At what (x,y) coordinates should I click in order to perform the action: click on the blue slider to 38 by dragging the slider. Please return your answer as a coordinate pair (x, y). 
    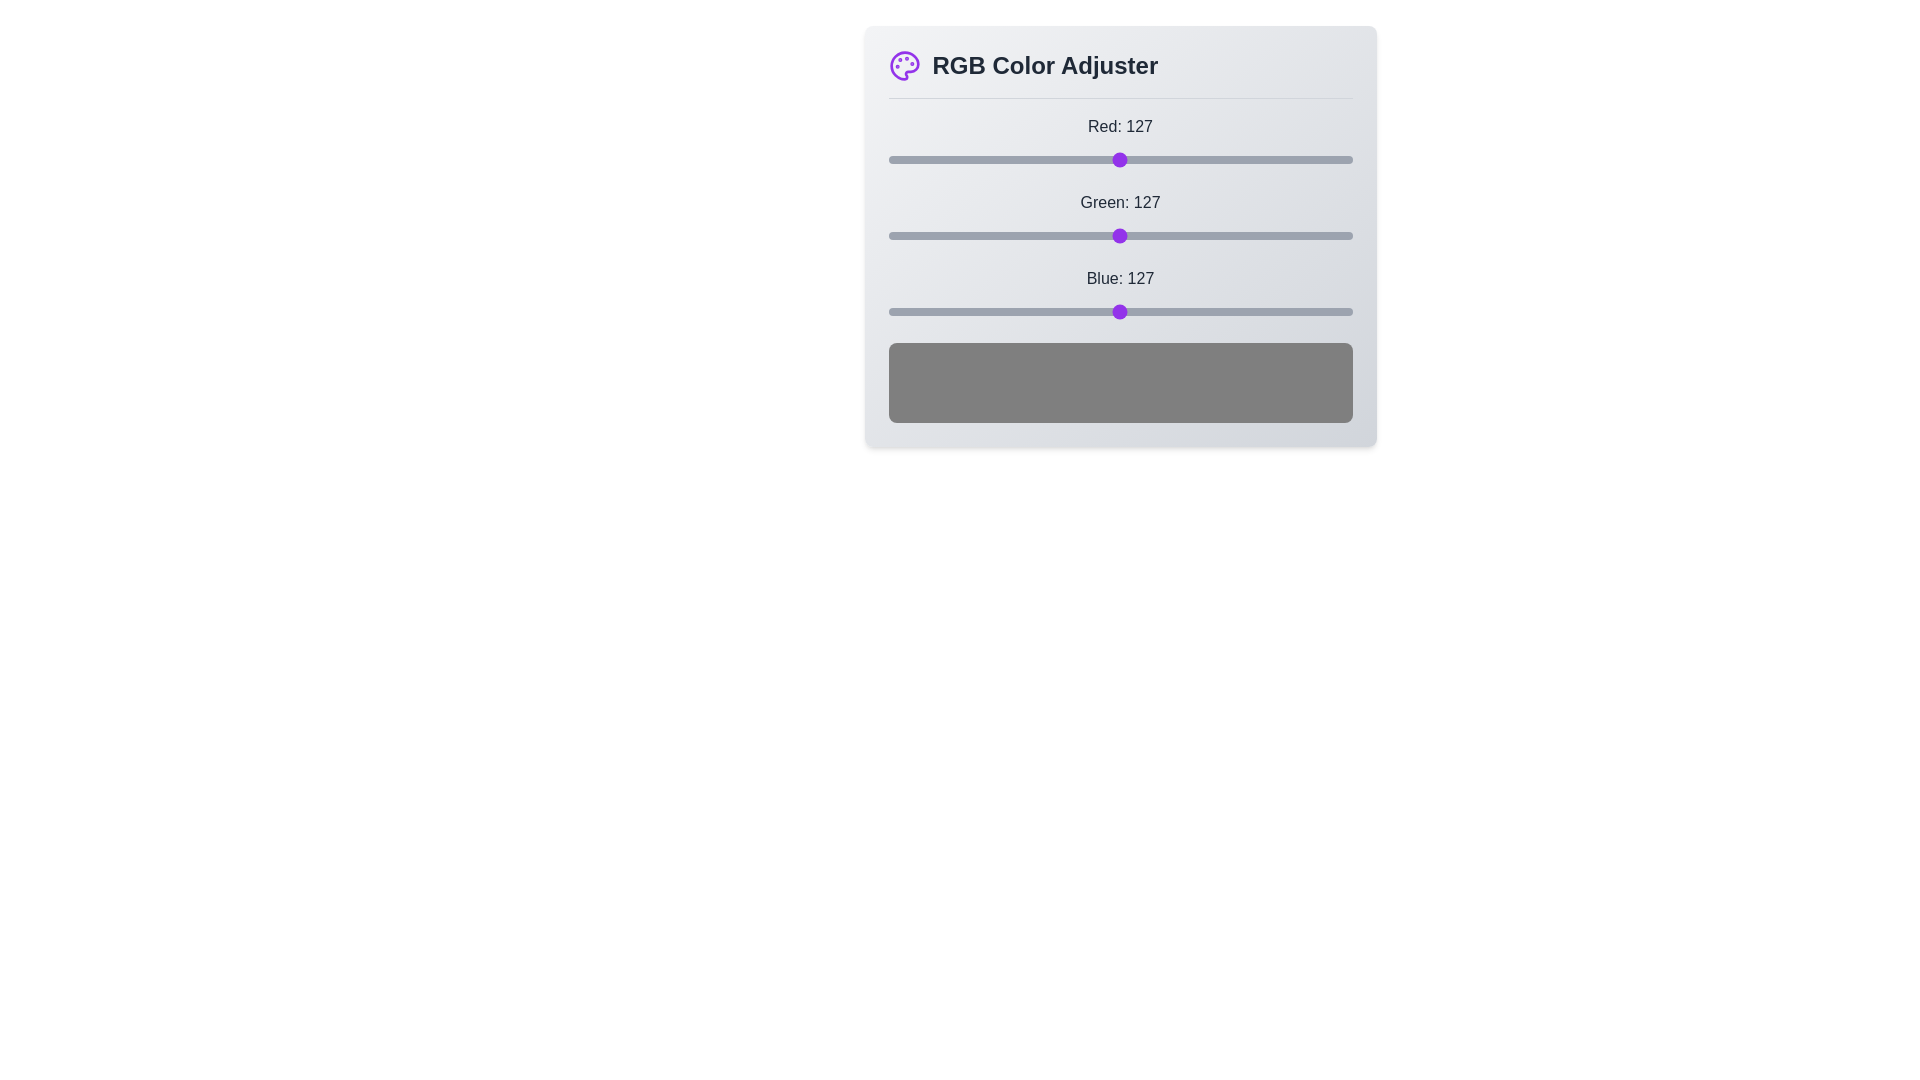
    Looking at the image, I should click on (956, 312).